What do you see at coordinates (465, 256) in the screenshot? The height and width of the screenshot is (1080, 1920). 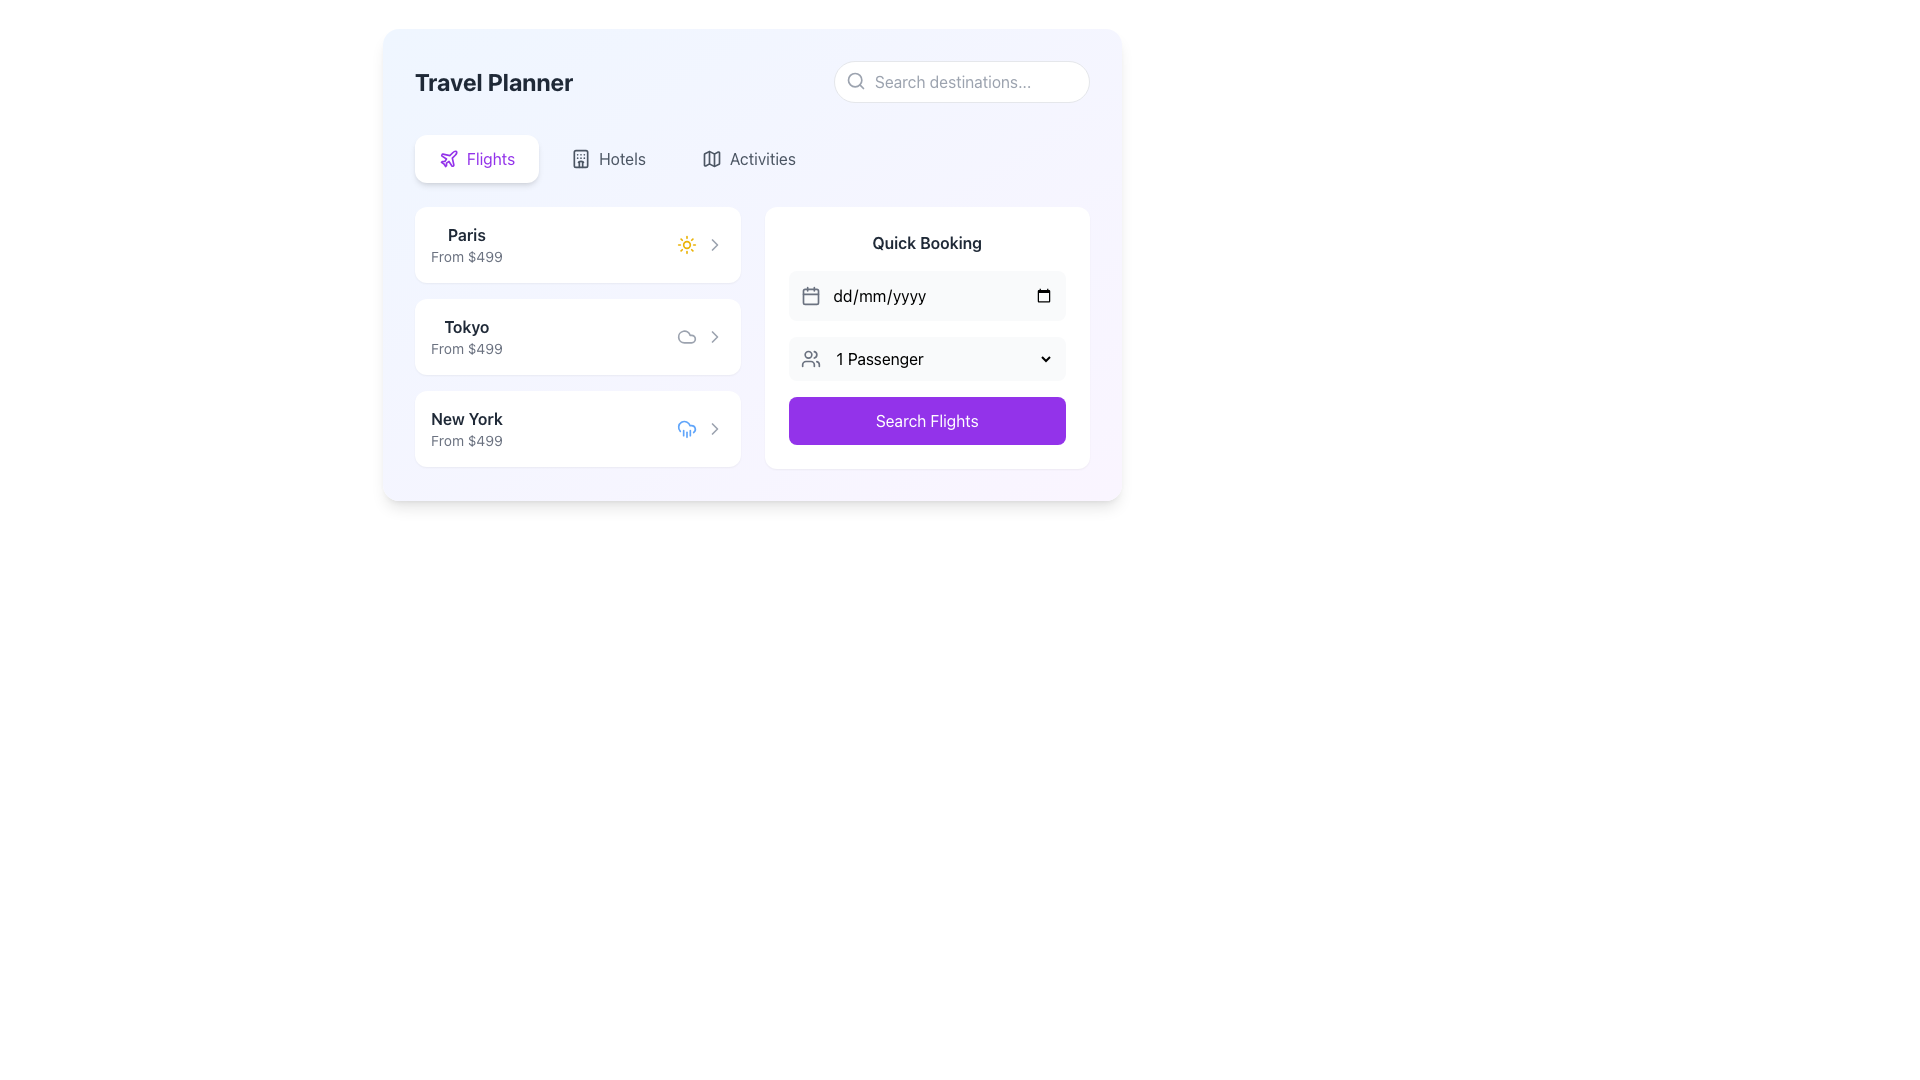 I see `text 'From $499' located directly below the heading 'Paris' in a gray font within the highlighted rectangular section` at bounding box center [465, 256].